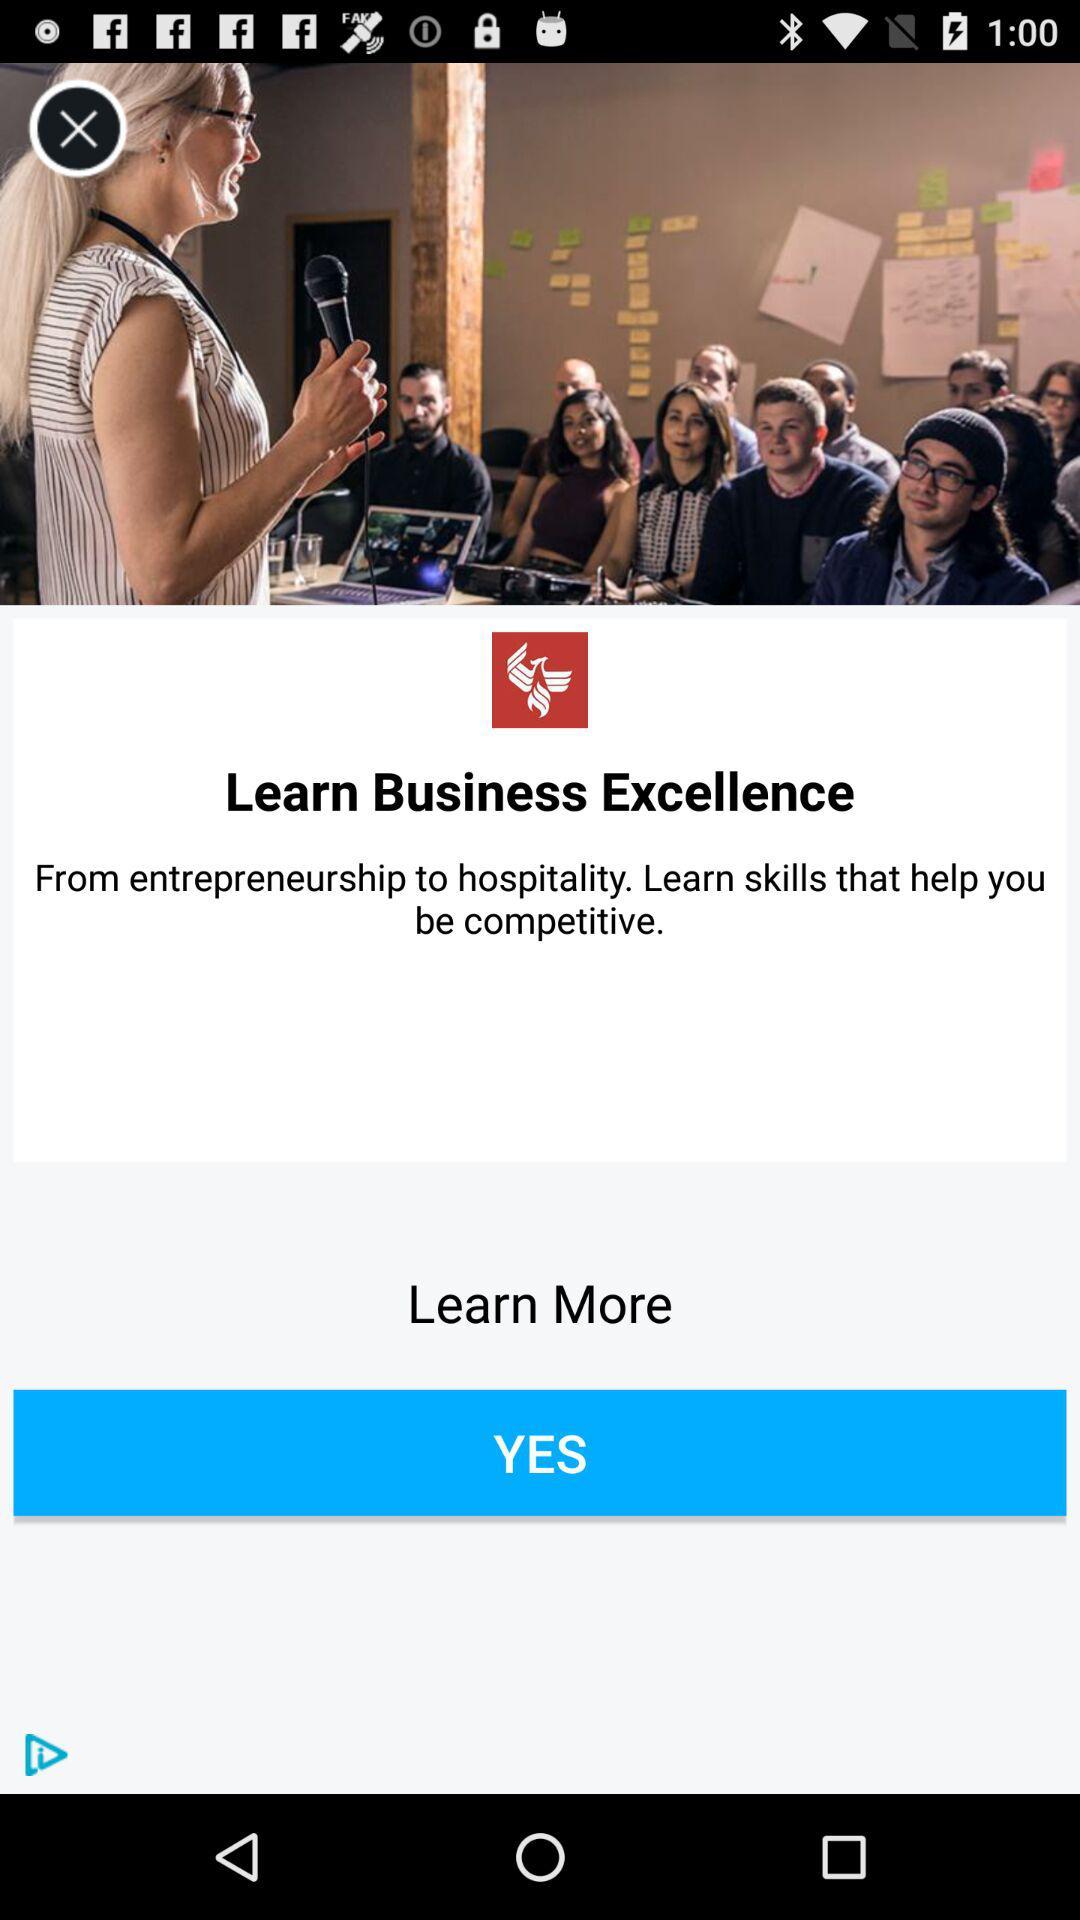 This screenshot has height=1920, width=1080. I want to click on the icon at the top, so click(540, 334).